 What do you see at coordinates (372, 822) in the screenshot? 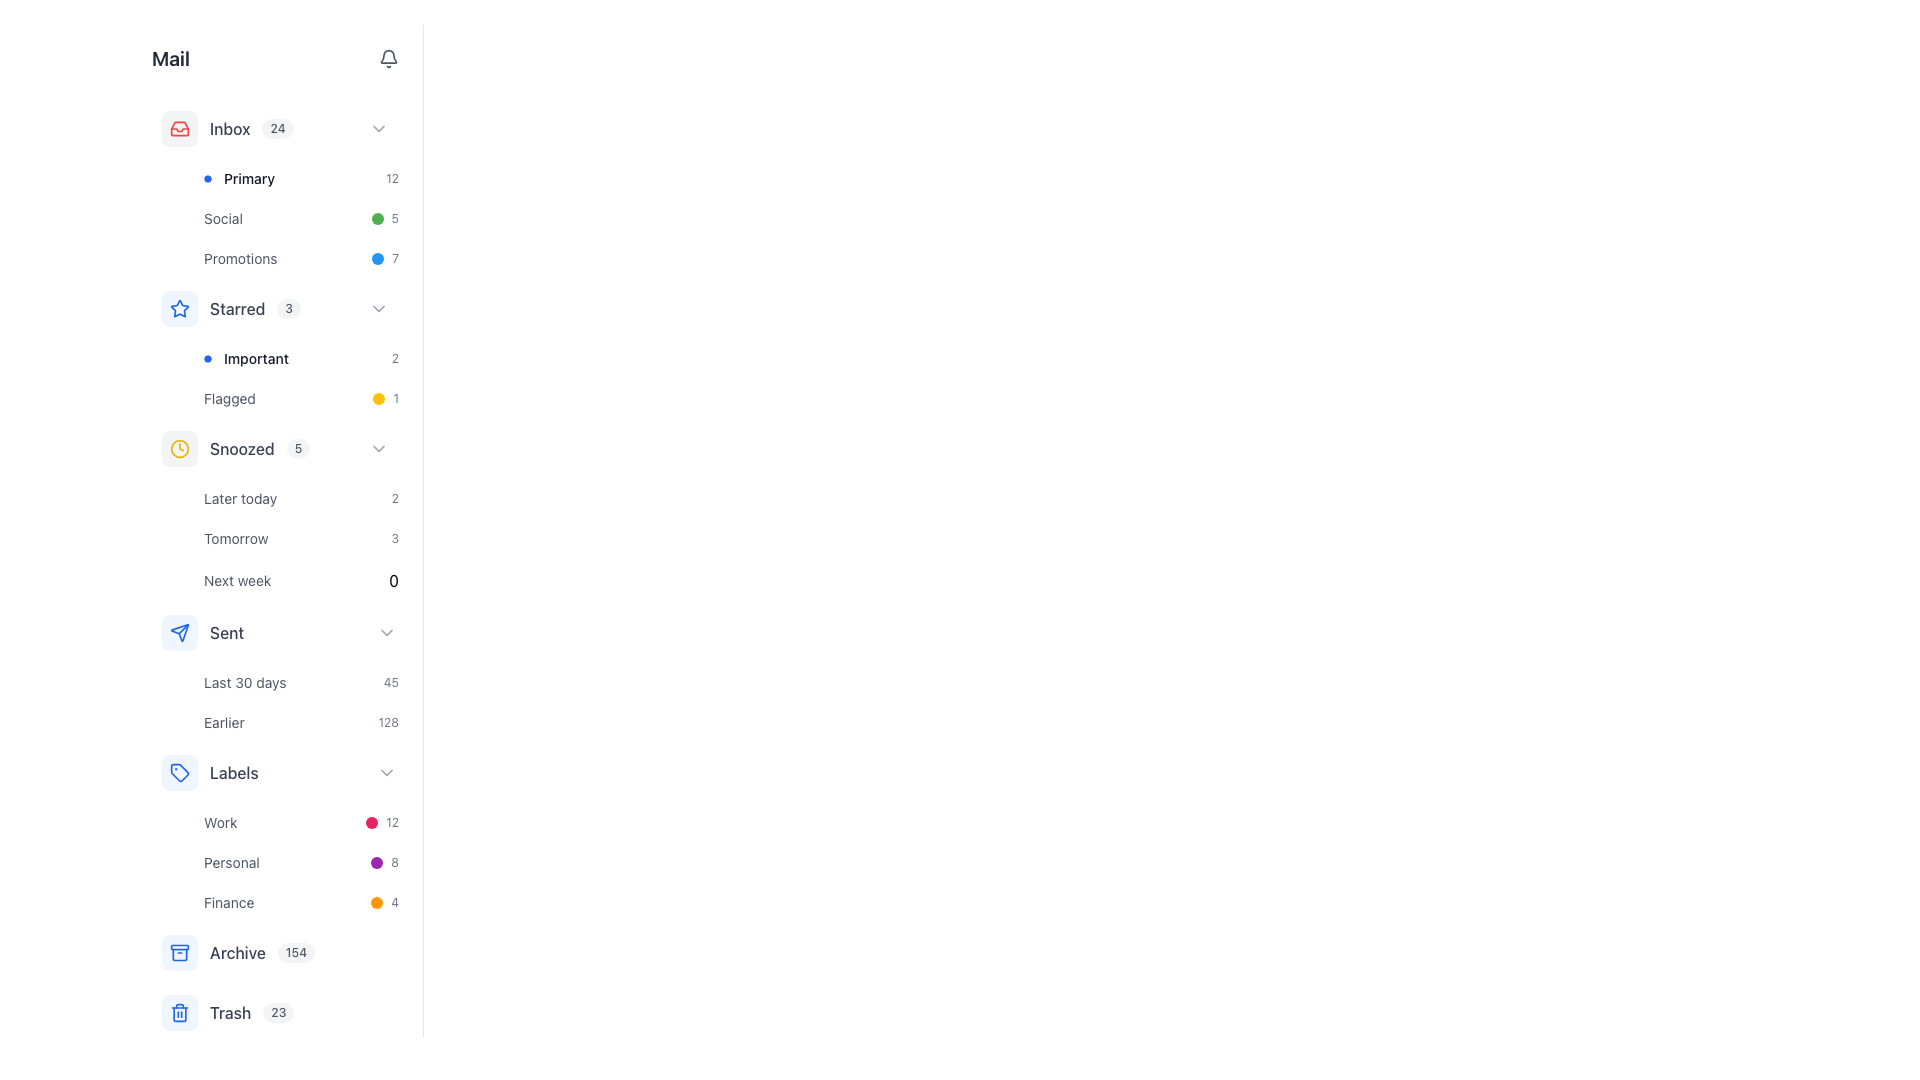
I see `the pink circular icon in the 'Work' label section, which serves as a visual indicator for a category or tag` at bounding box center [372, 822].